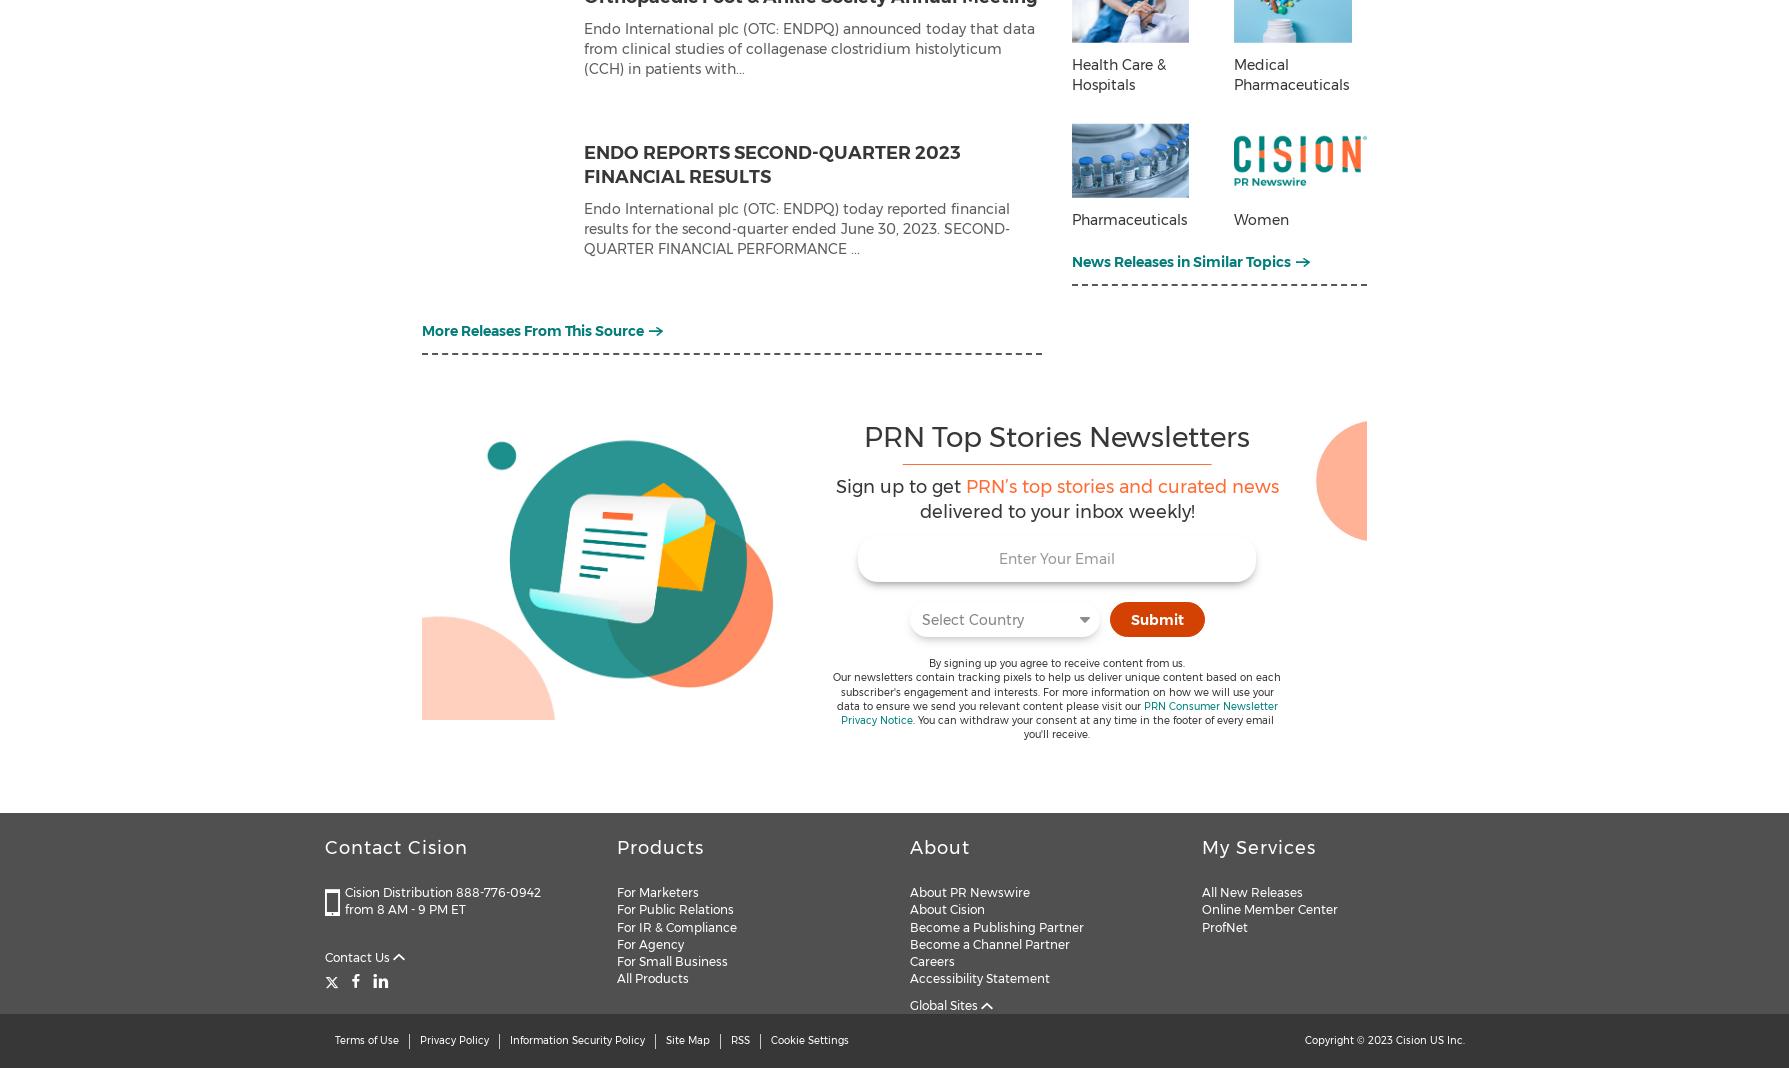  Describe the element at coordinates (997, 557) in the screenshot. I see `'Enter Your Email'` at that location.